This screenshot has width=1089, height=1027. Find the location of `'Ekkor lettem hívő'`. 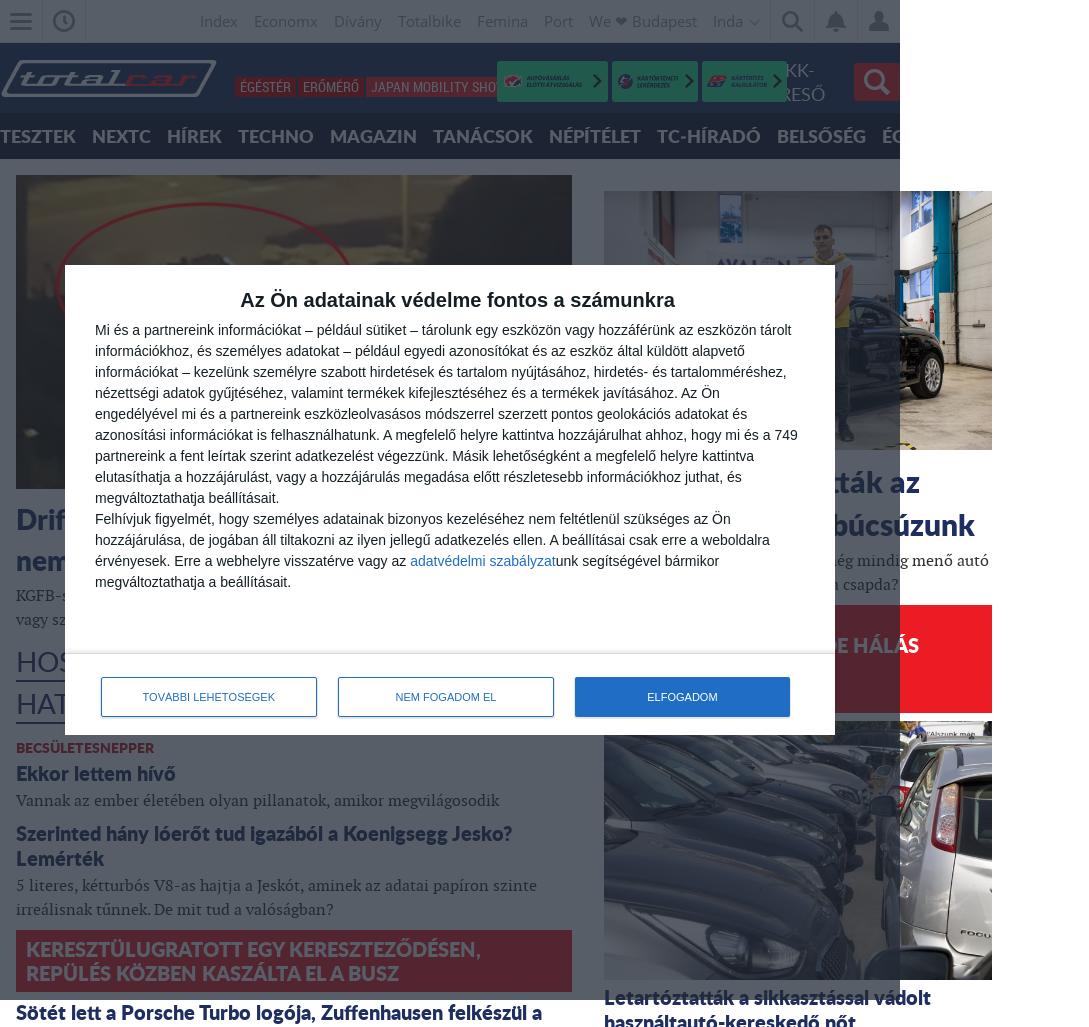

'Ekkor lettem hívő' is located at coordinates (96, 770).